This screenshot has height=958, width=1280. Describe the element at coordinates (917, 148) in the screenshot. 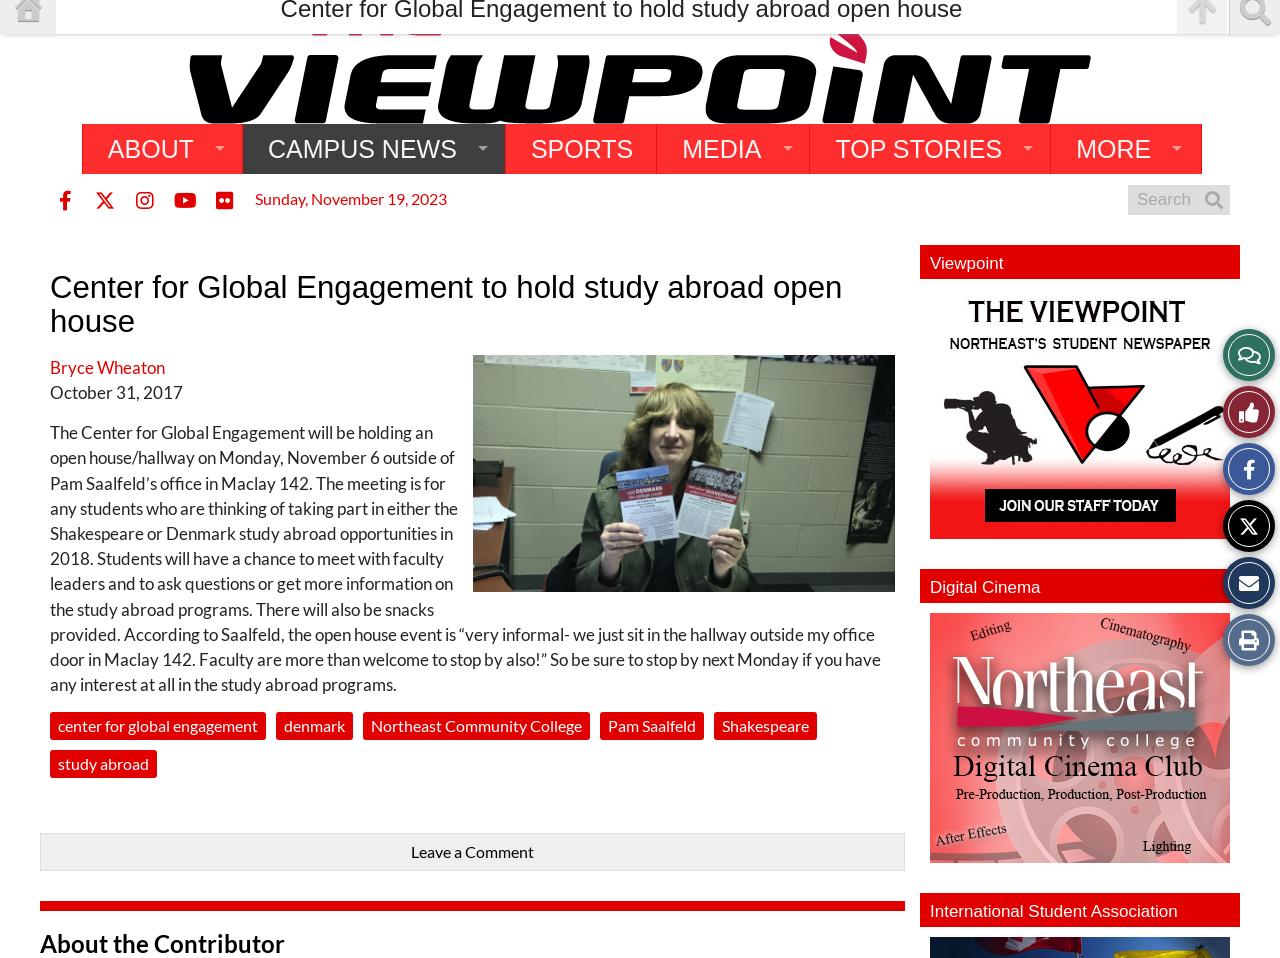

I see `'Top Stories'` at that location.